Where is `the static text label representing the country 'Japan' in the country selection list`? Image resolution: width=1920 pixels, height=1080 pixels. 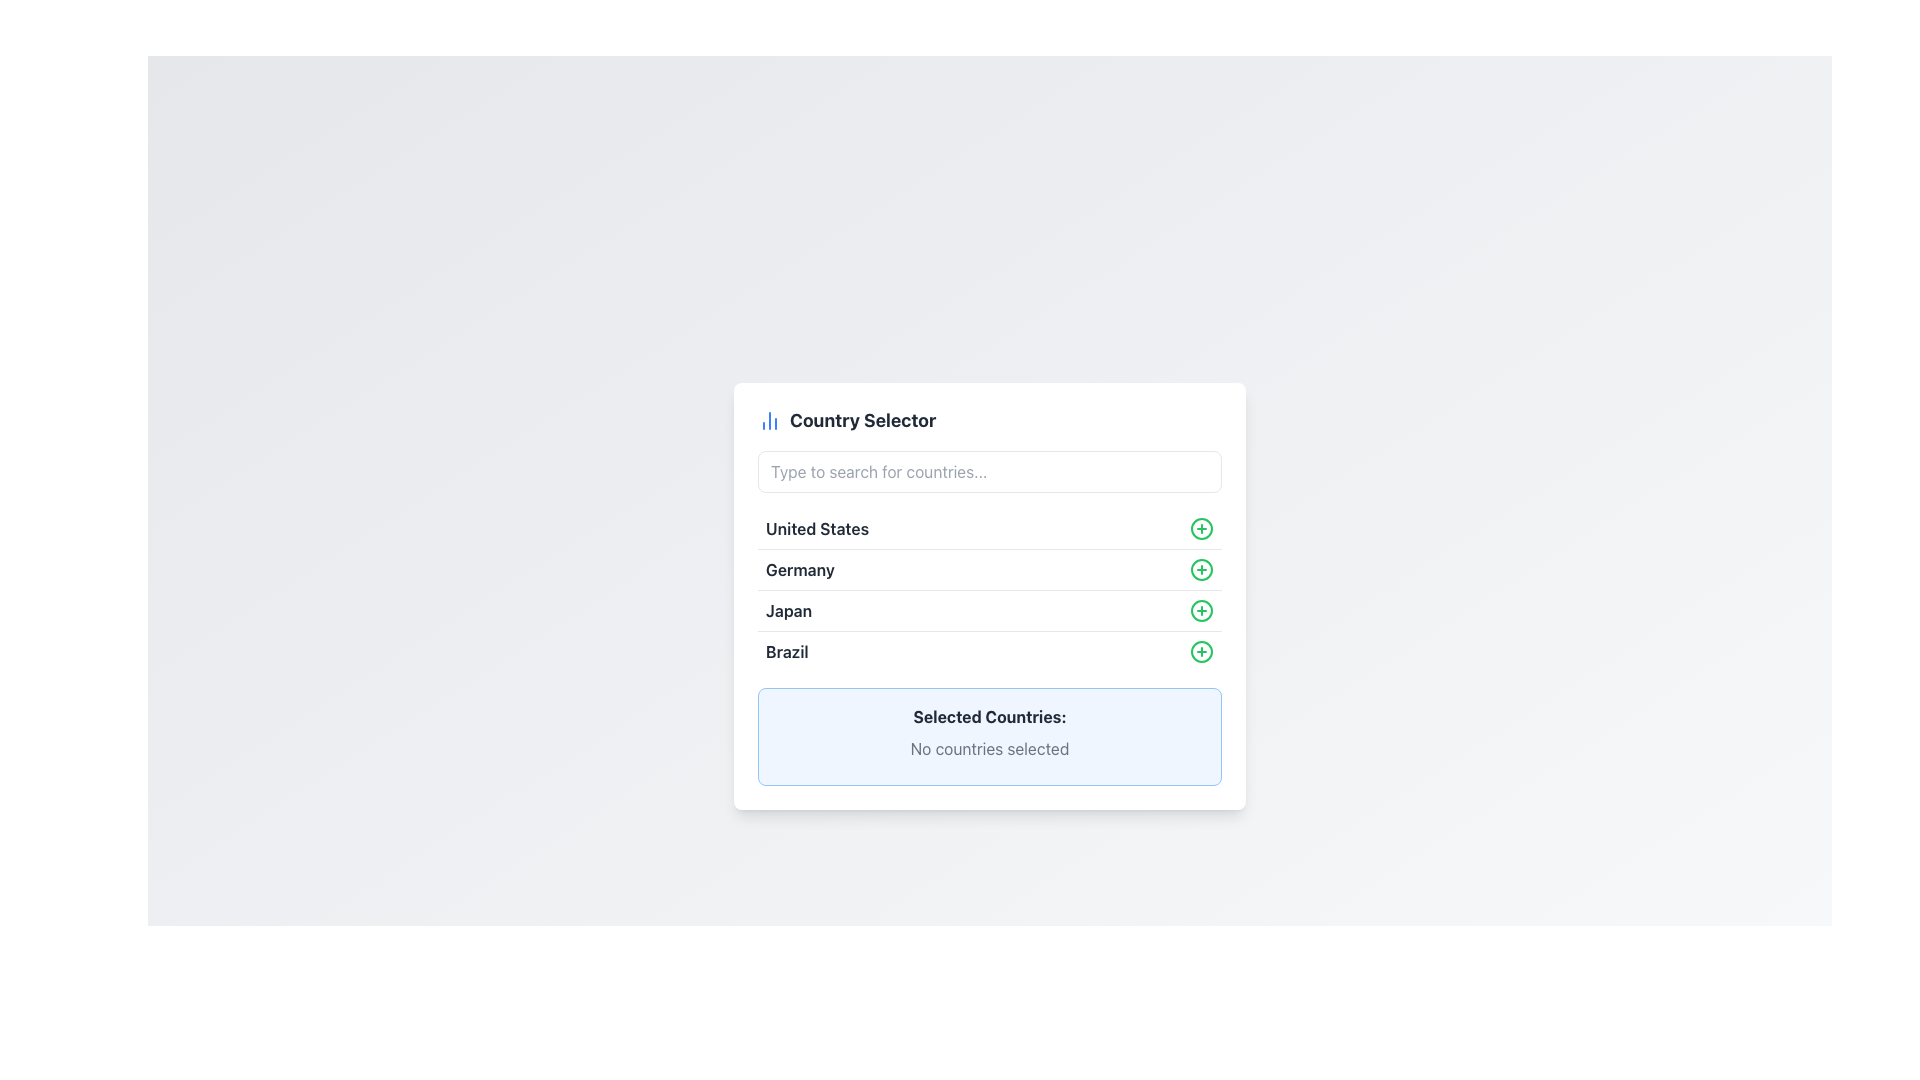
the static text label representing the country 'Japan' in the country selection list is located at coordinates (788, 609).